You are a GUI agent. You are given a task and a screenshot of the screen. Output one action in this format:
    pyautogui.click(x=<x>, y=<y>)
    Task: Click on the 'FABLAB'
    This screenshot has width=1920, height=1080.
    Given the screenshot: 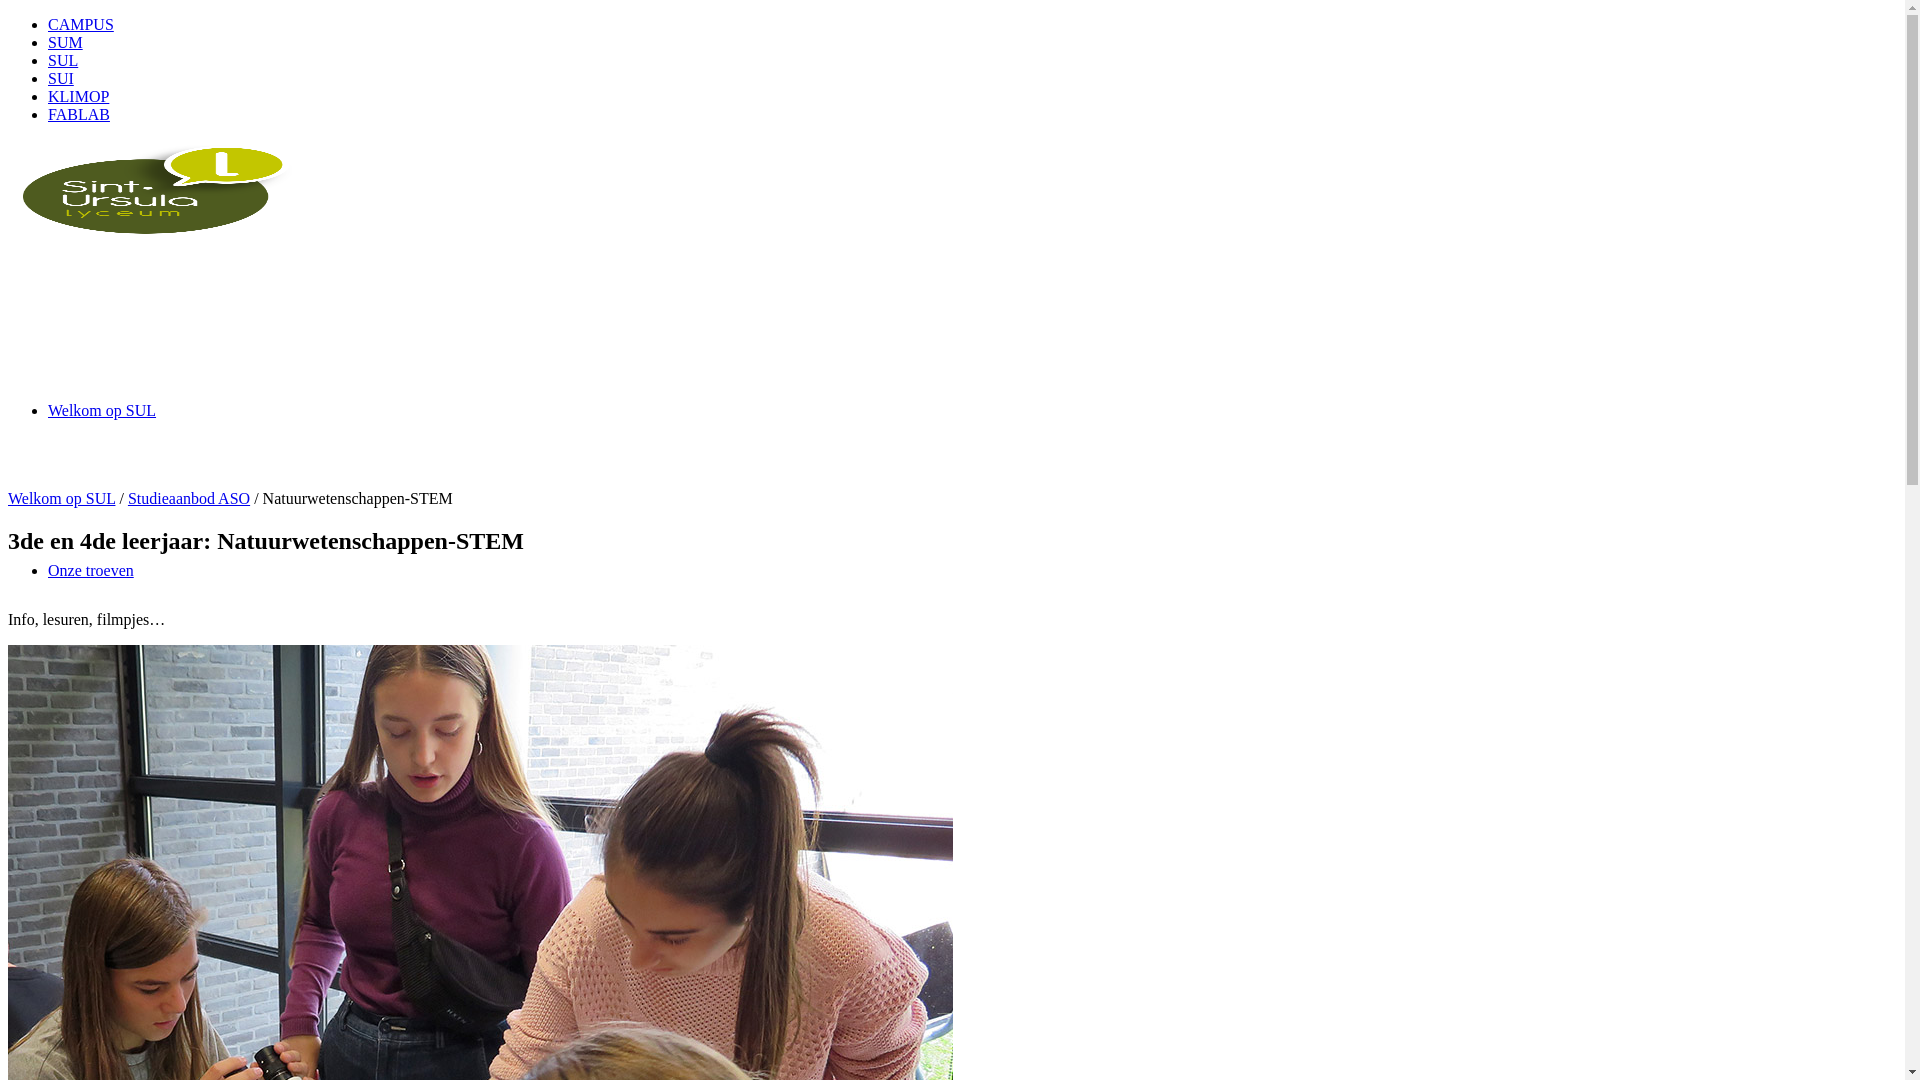 What is the action you would take?
    pyautogui.click(x=78, y=114)
    